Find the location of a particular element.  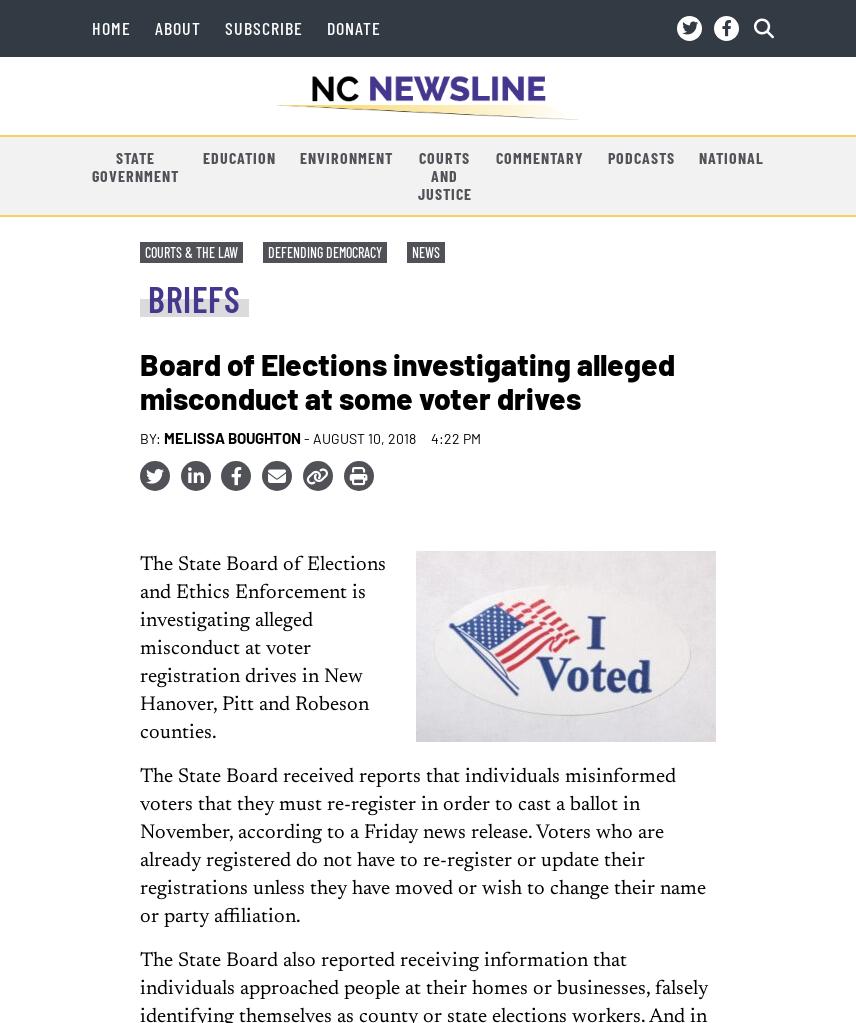

'“Voter Search” tool here' is located at coordinates (273, 531).